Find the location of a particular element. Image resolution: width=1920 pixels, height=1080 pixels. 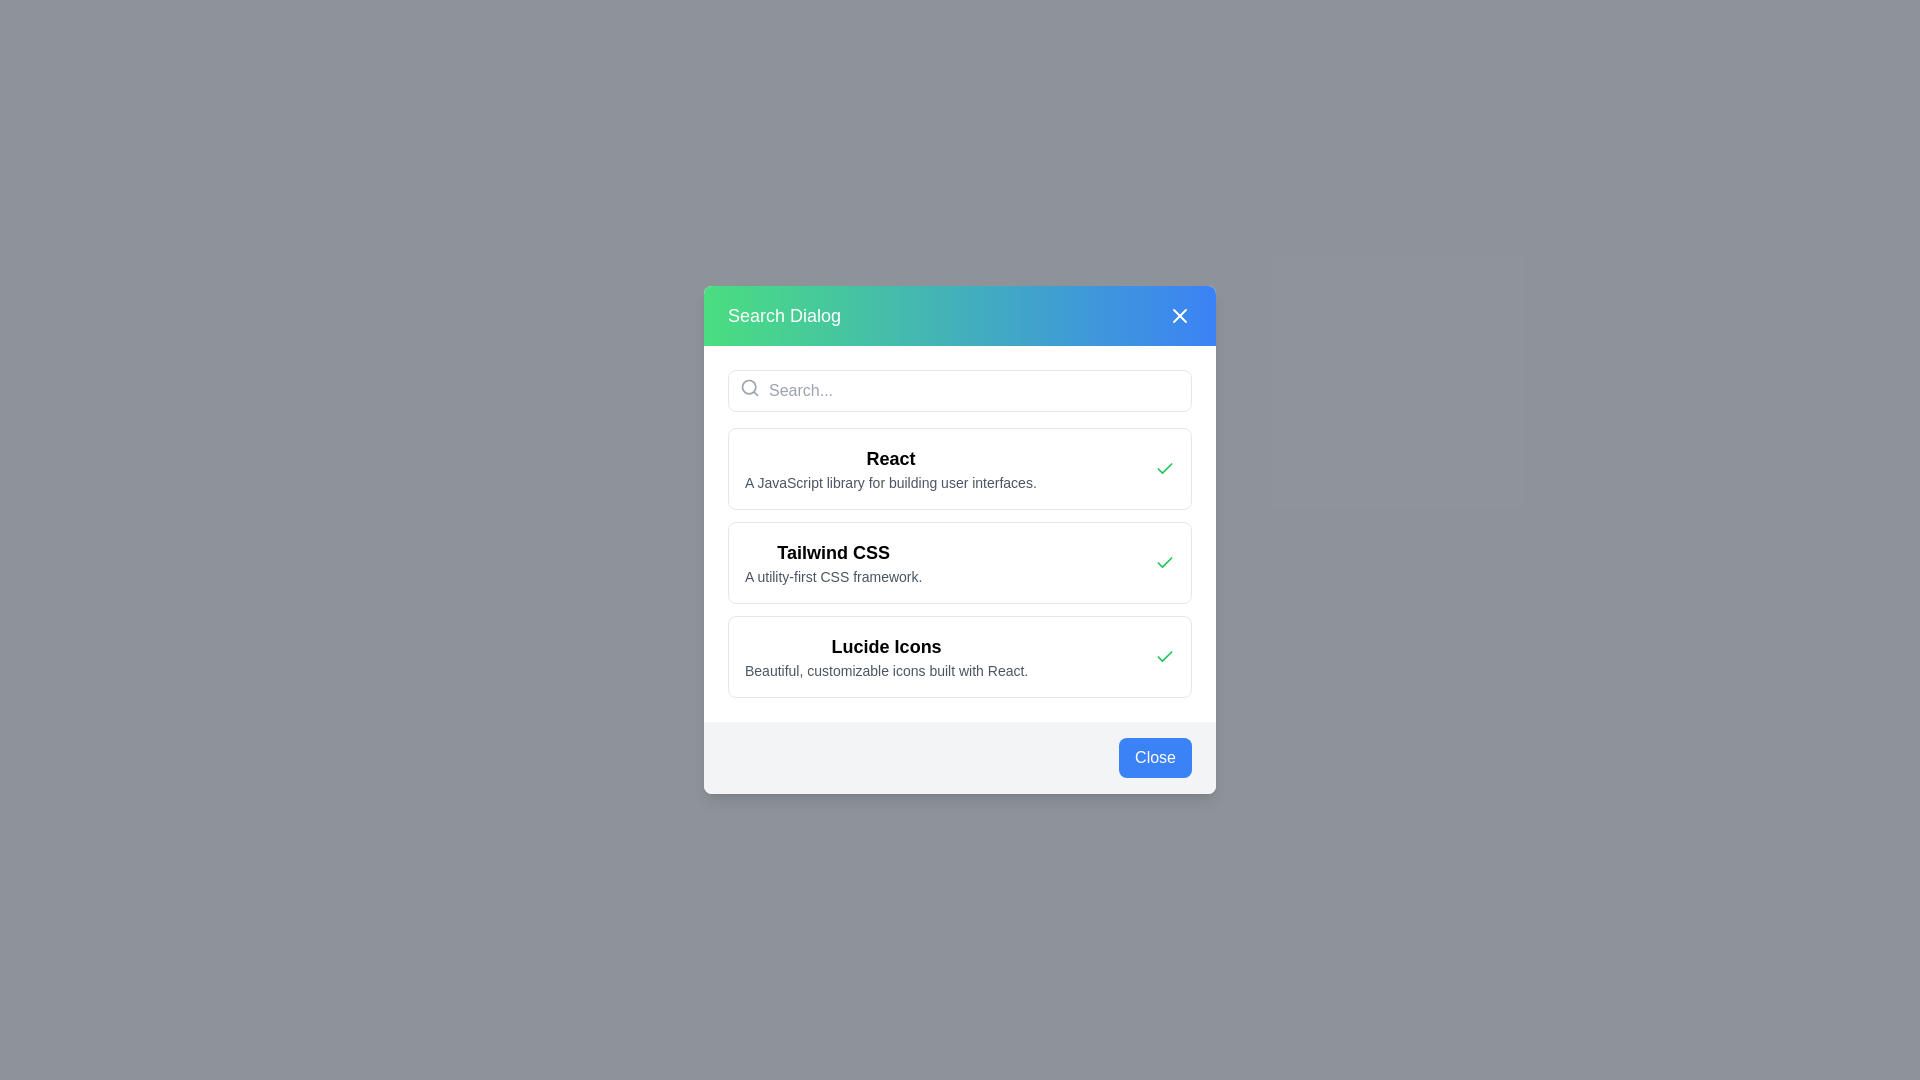

the 'React' text label element, which is styled in bold and larger font size, positioned at the top of its descriptive block is located at coordinates (889, 459).